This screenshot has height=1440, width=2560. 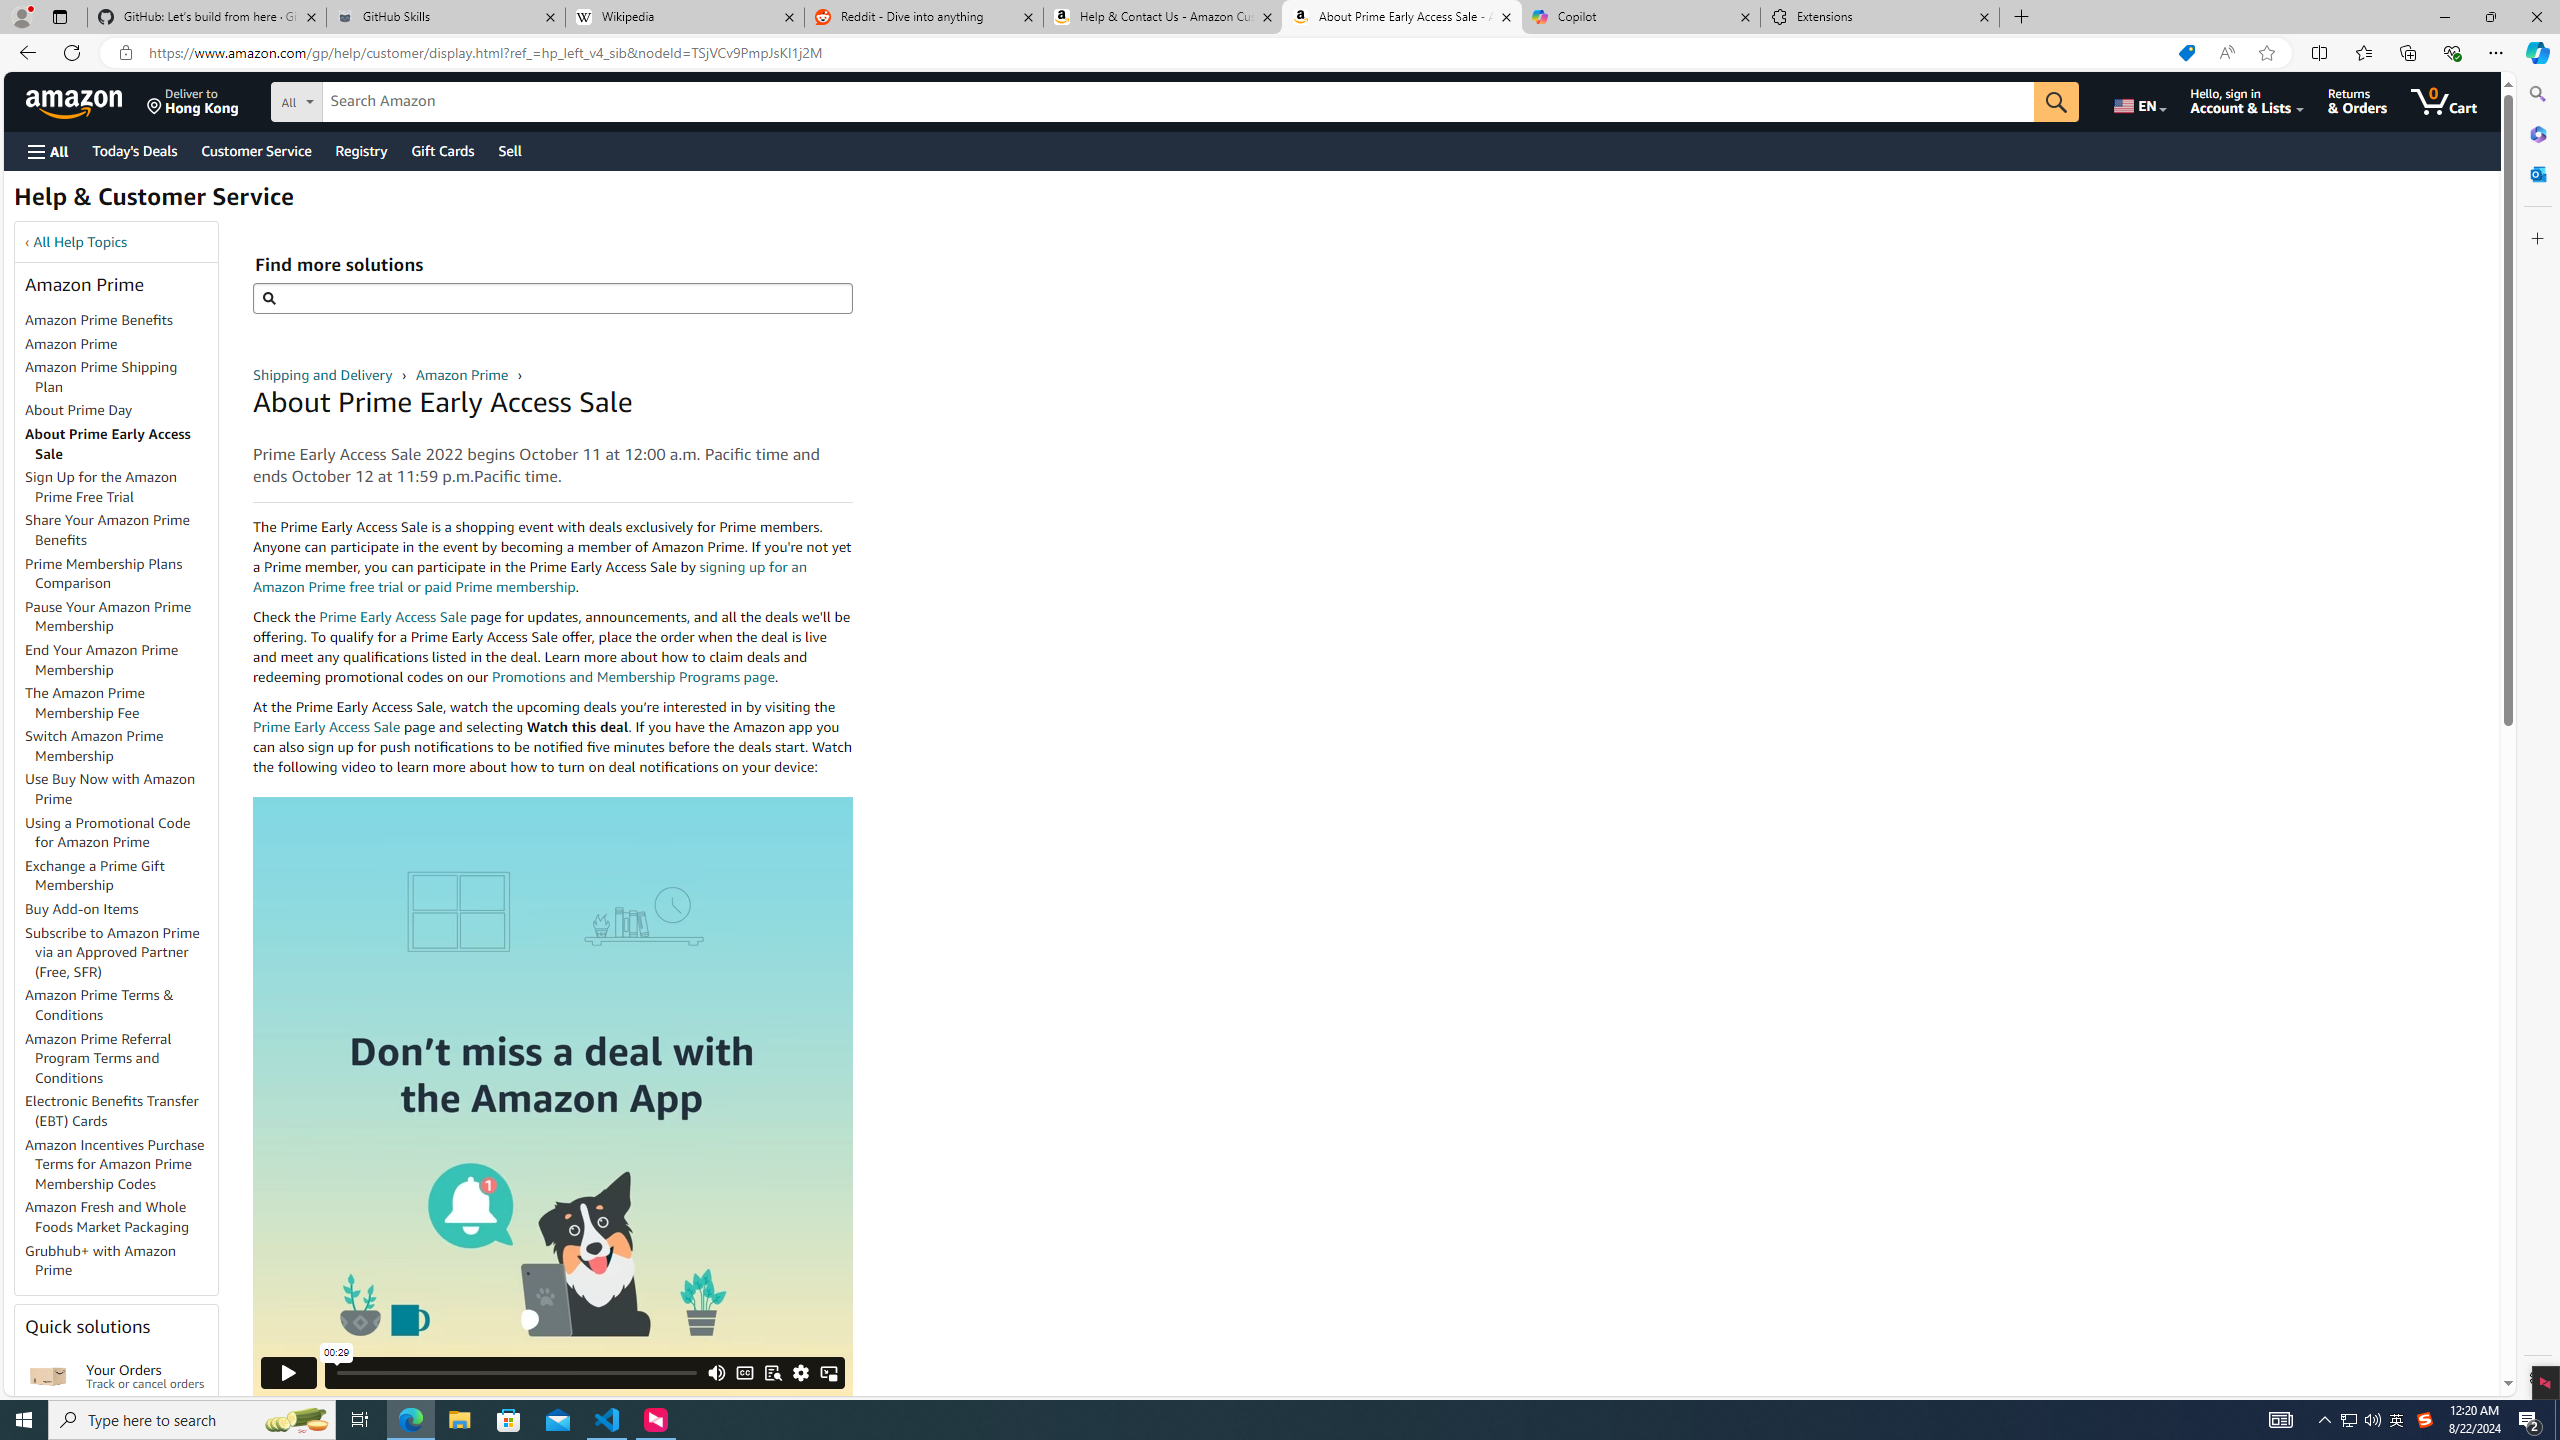 What do you see at coordinates (192, 100) in the screenshot?
I see `'Deliver to Hong Kong'` at bounding box center [192, 100].